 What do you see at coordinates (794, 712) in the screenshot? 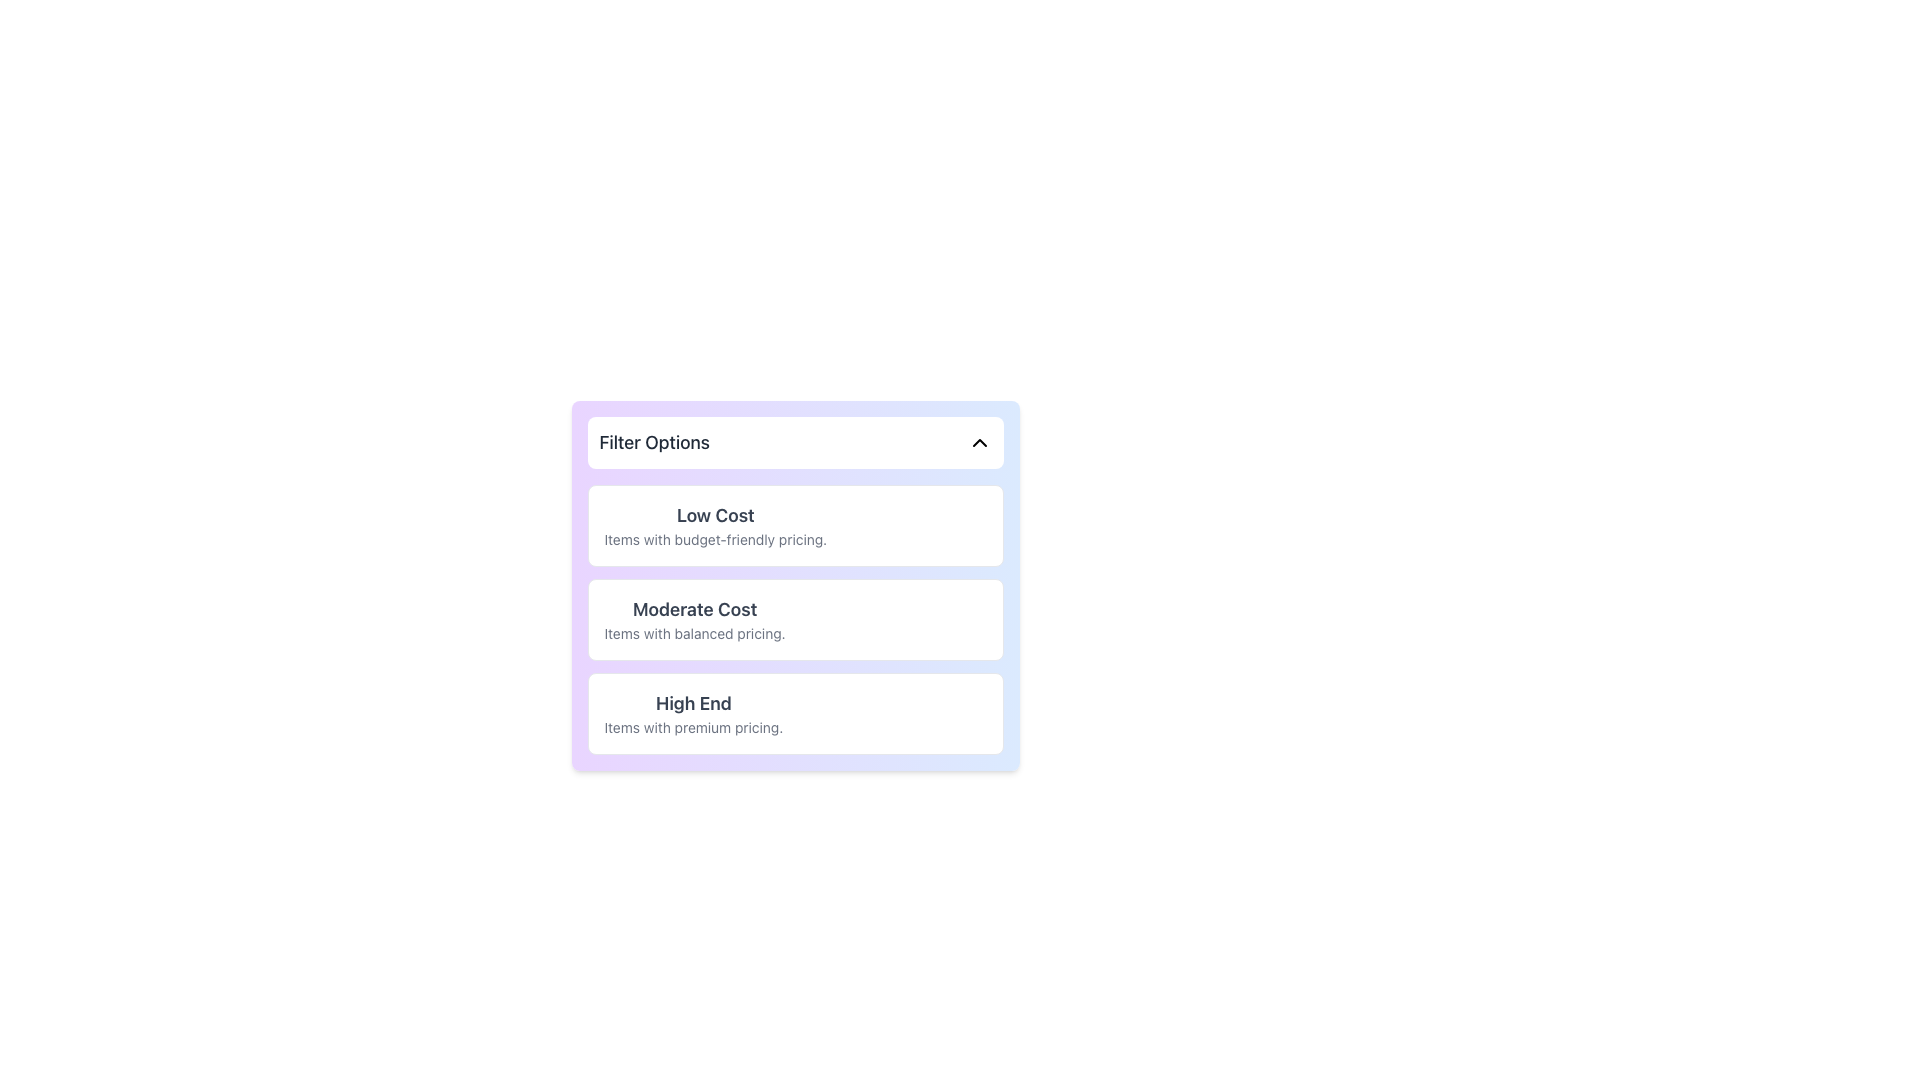
I see `the 'High End' selectable filter list item, which is the third item under the 'Filter Options' section, characterized by a white background, rounded corners, and containing the title 'High End' in bold dark font` at bounding box center [794, 712].